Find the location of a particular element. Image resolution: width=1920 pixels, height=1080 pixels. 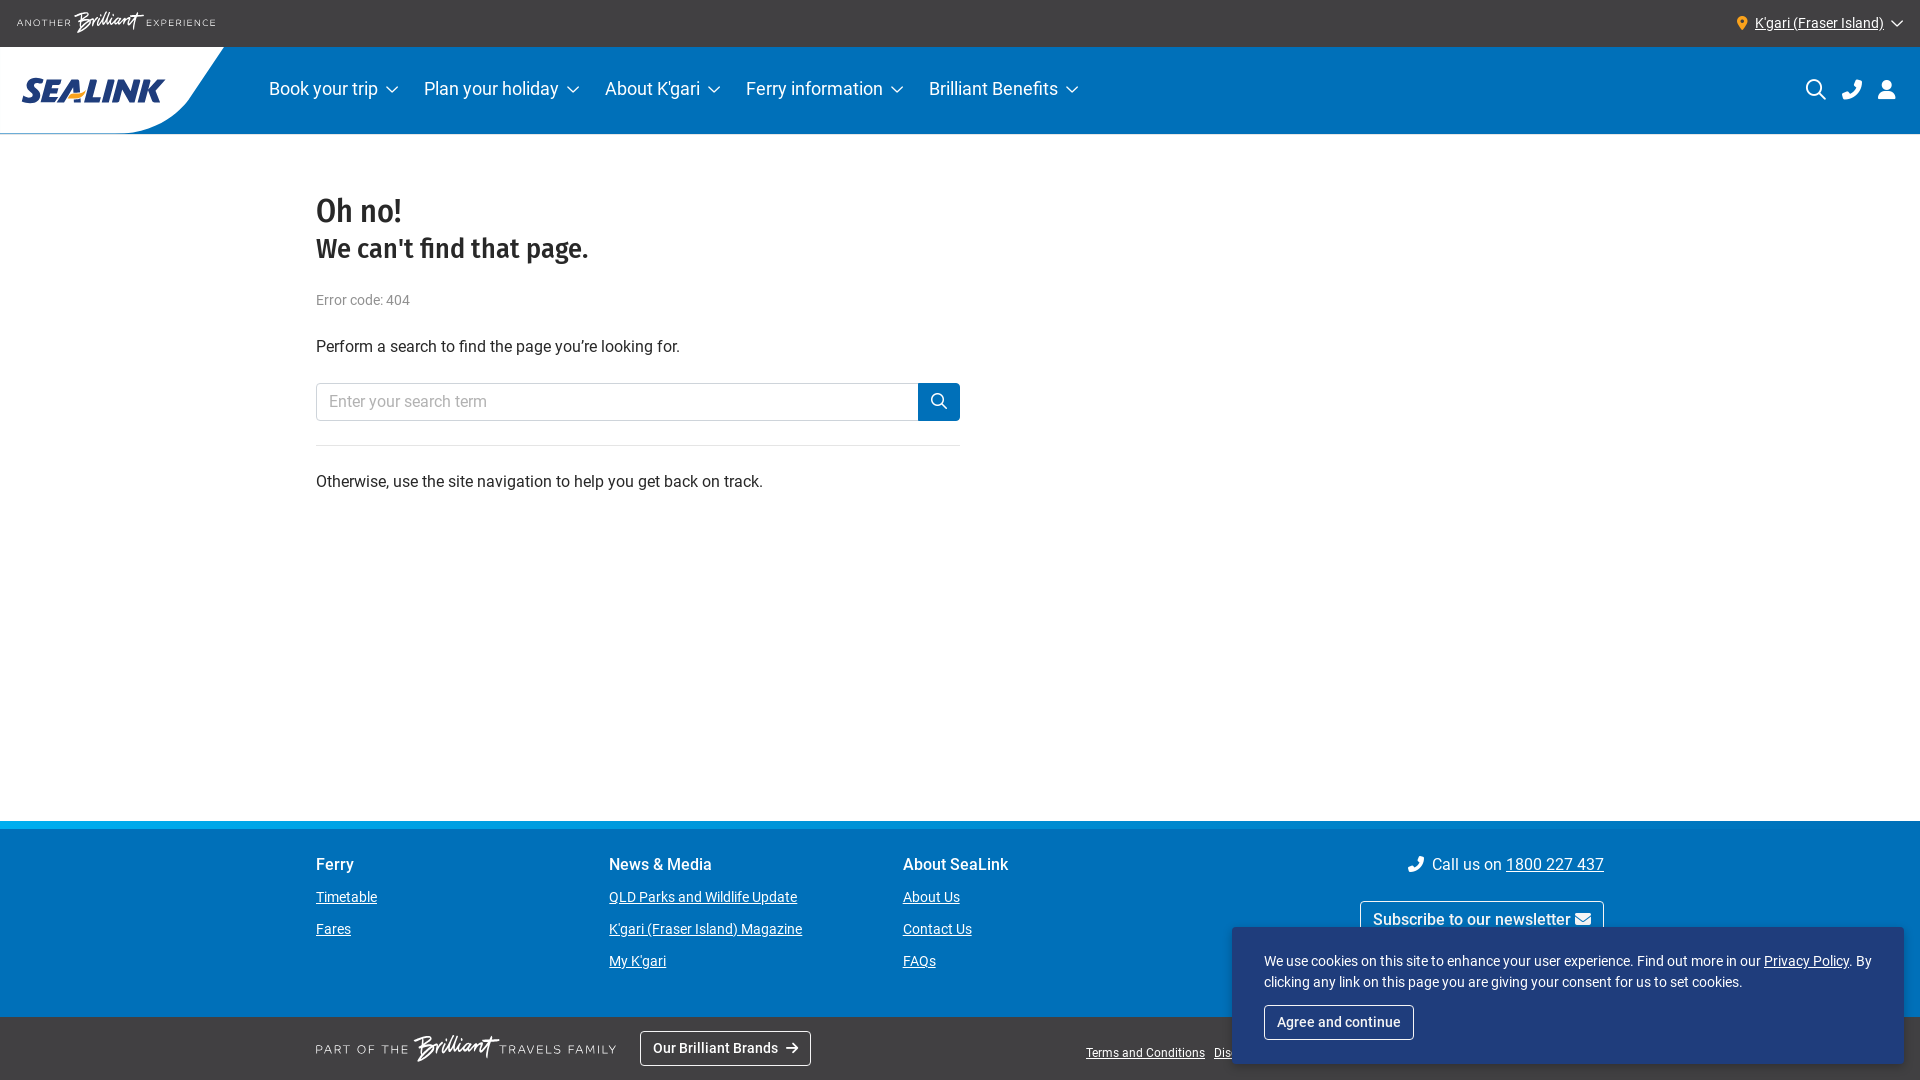

'Subscribe to our newsletter' is located at coordinates (1482, 920).